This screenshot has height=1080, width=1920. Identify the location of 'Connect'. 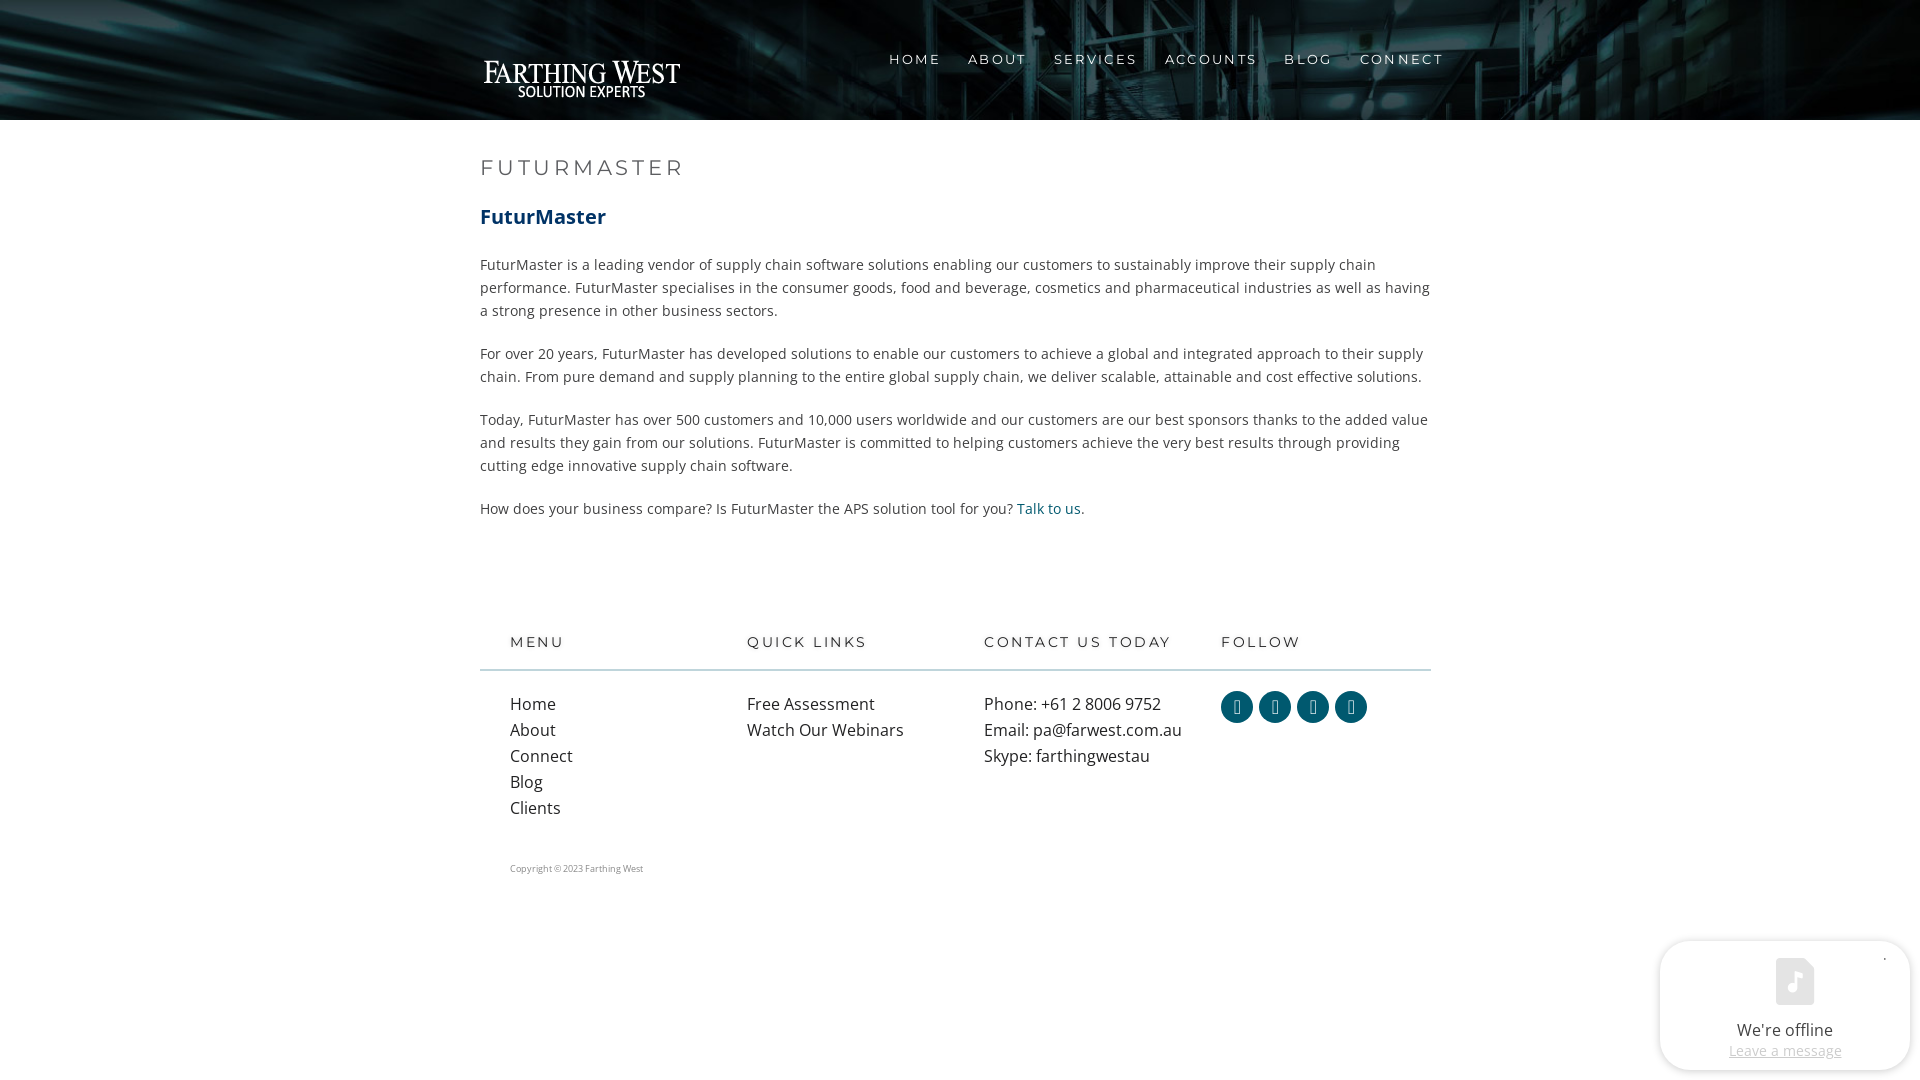
(541, 756).